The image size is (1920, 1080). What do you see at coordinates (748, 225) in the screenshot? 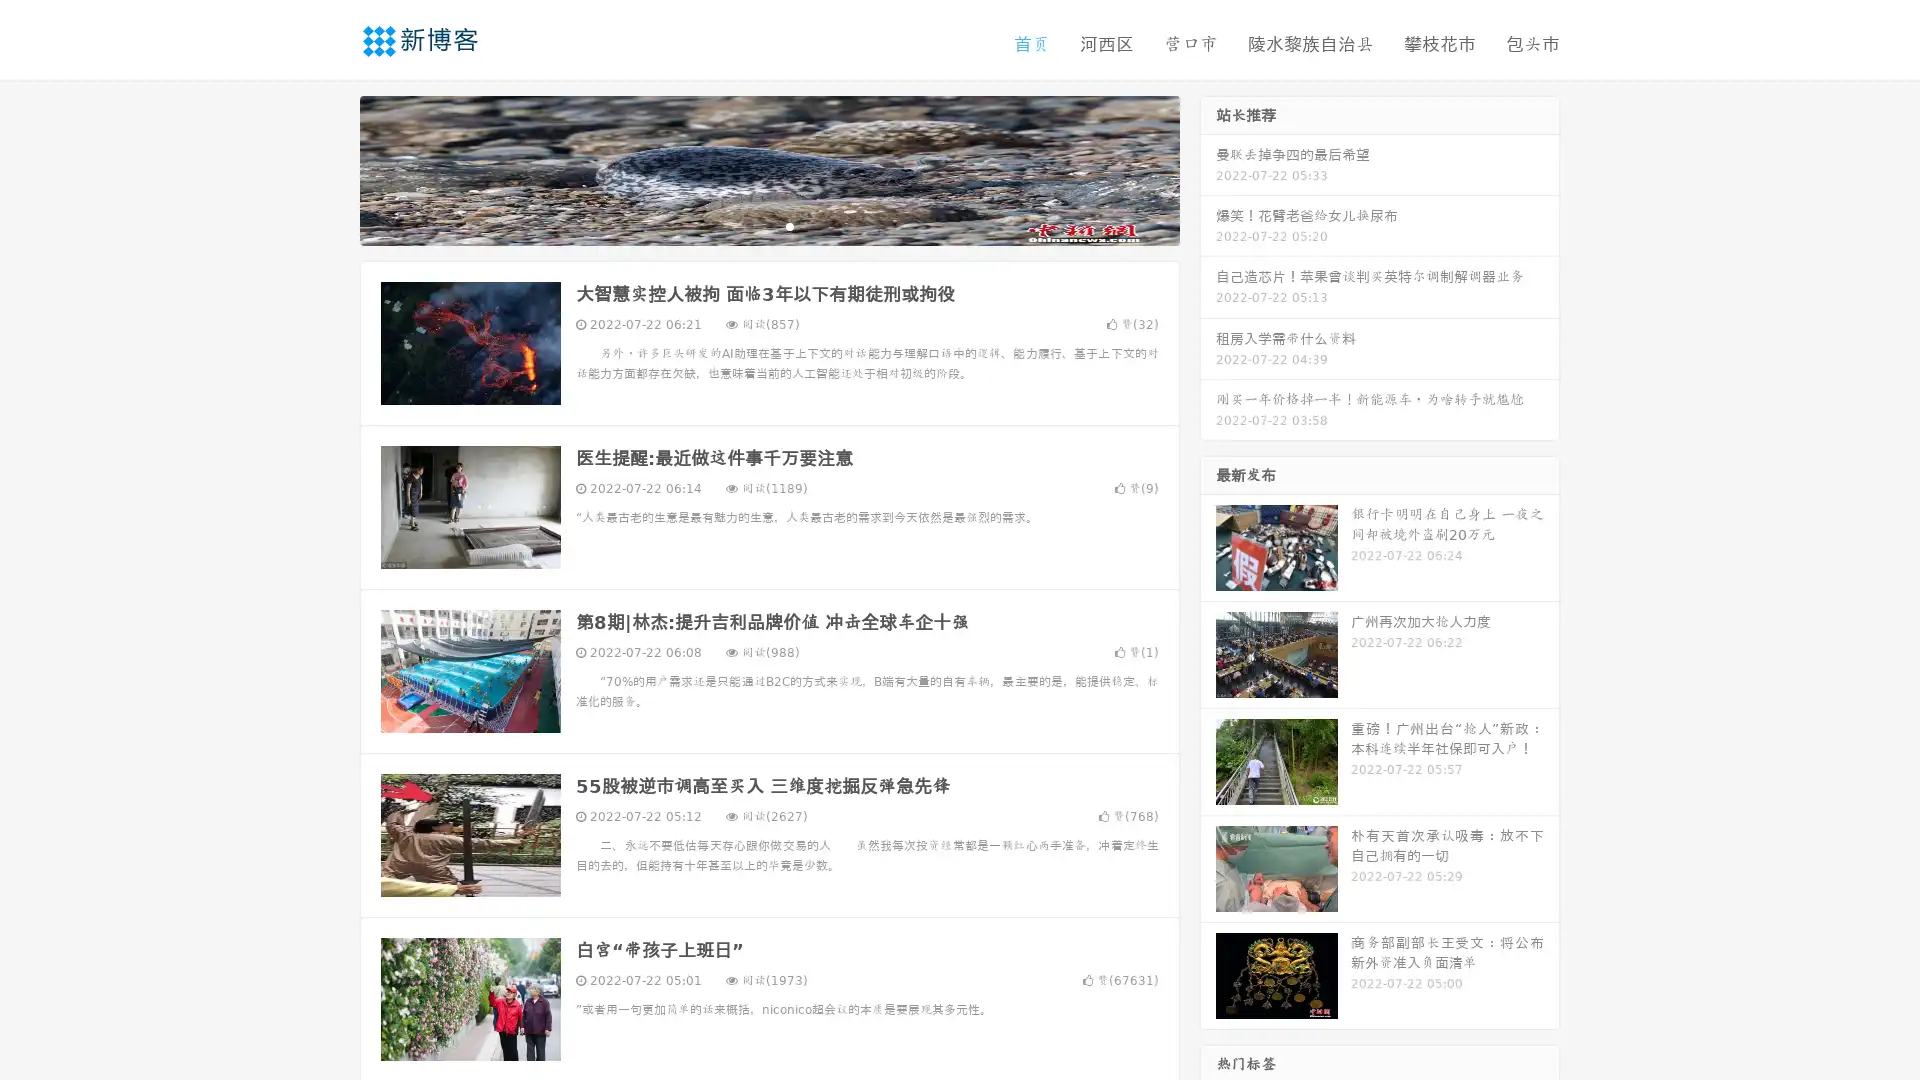
I see `Go to slide 1` at bounding box center [748, 225].